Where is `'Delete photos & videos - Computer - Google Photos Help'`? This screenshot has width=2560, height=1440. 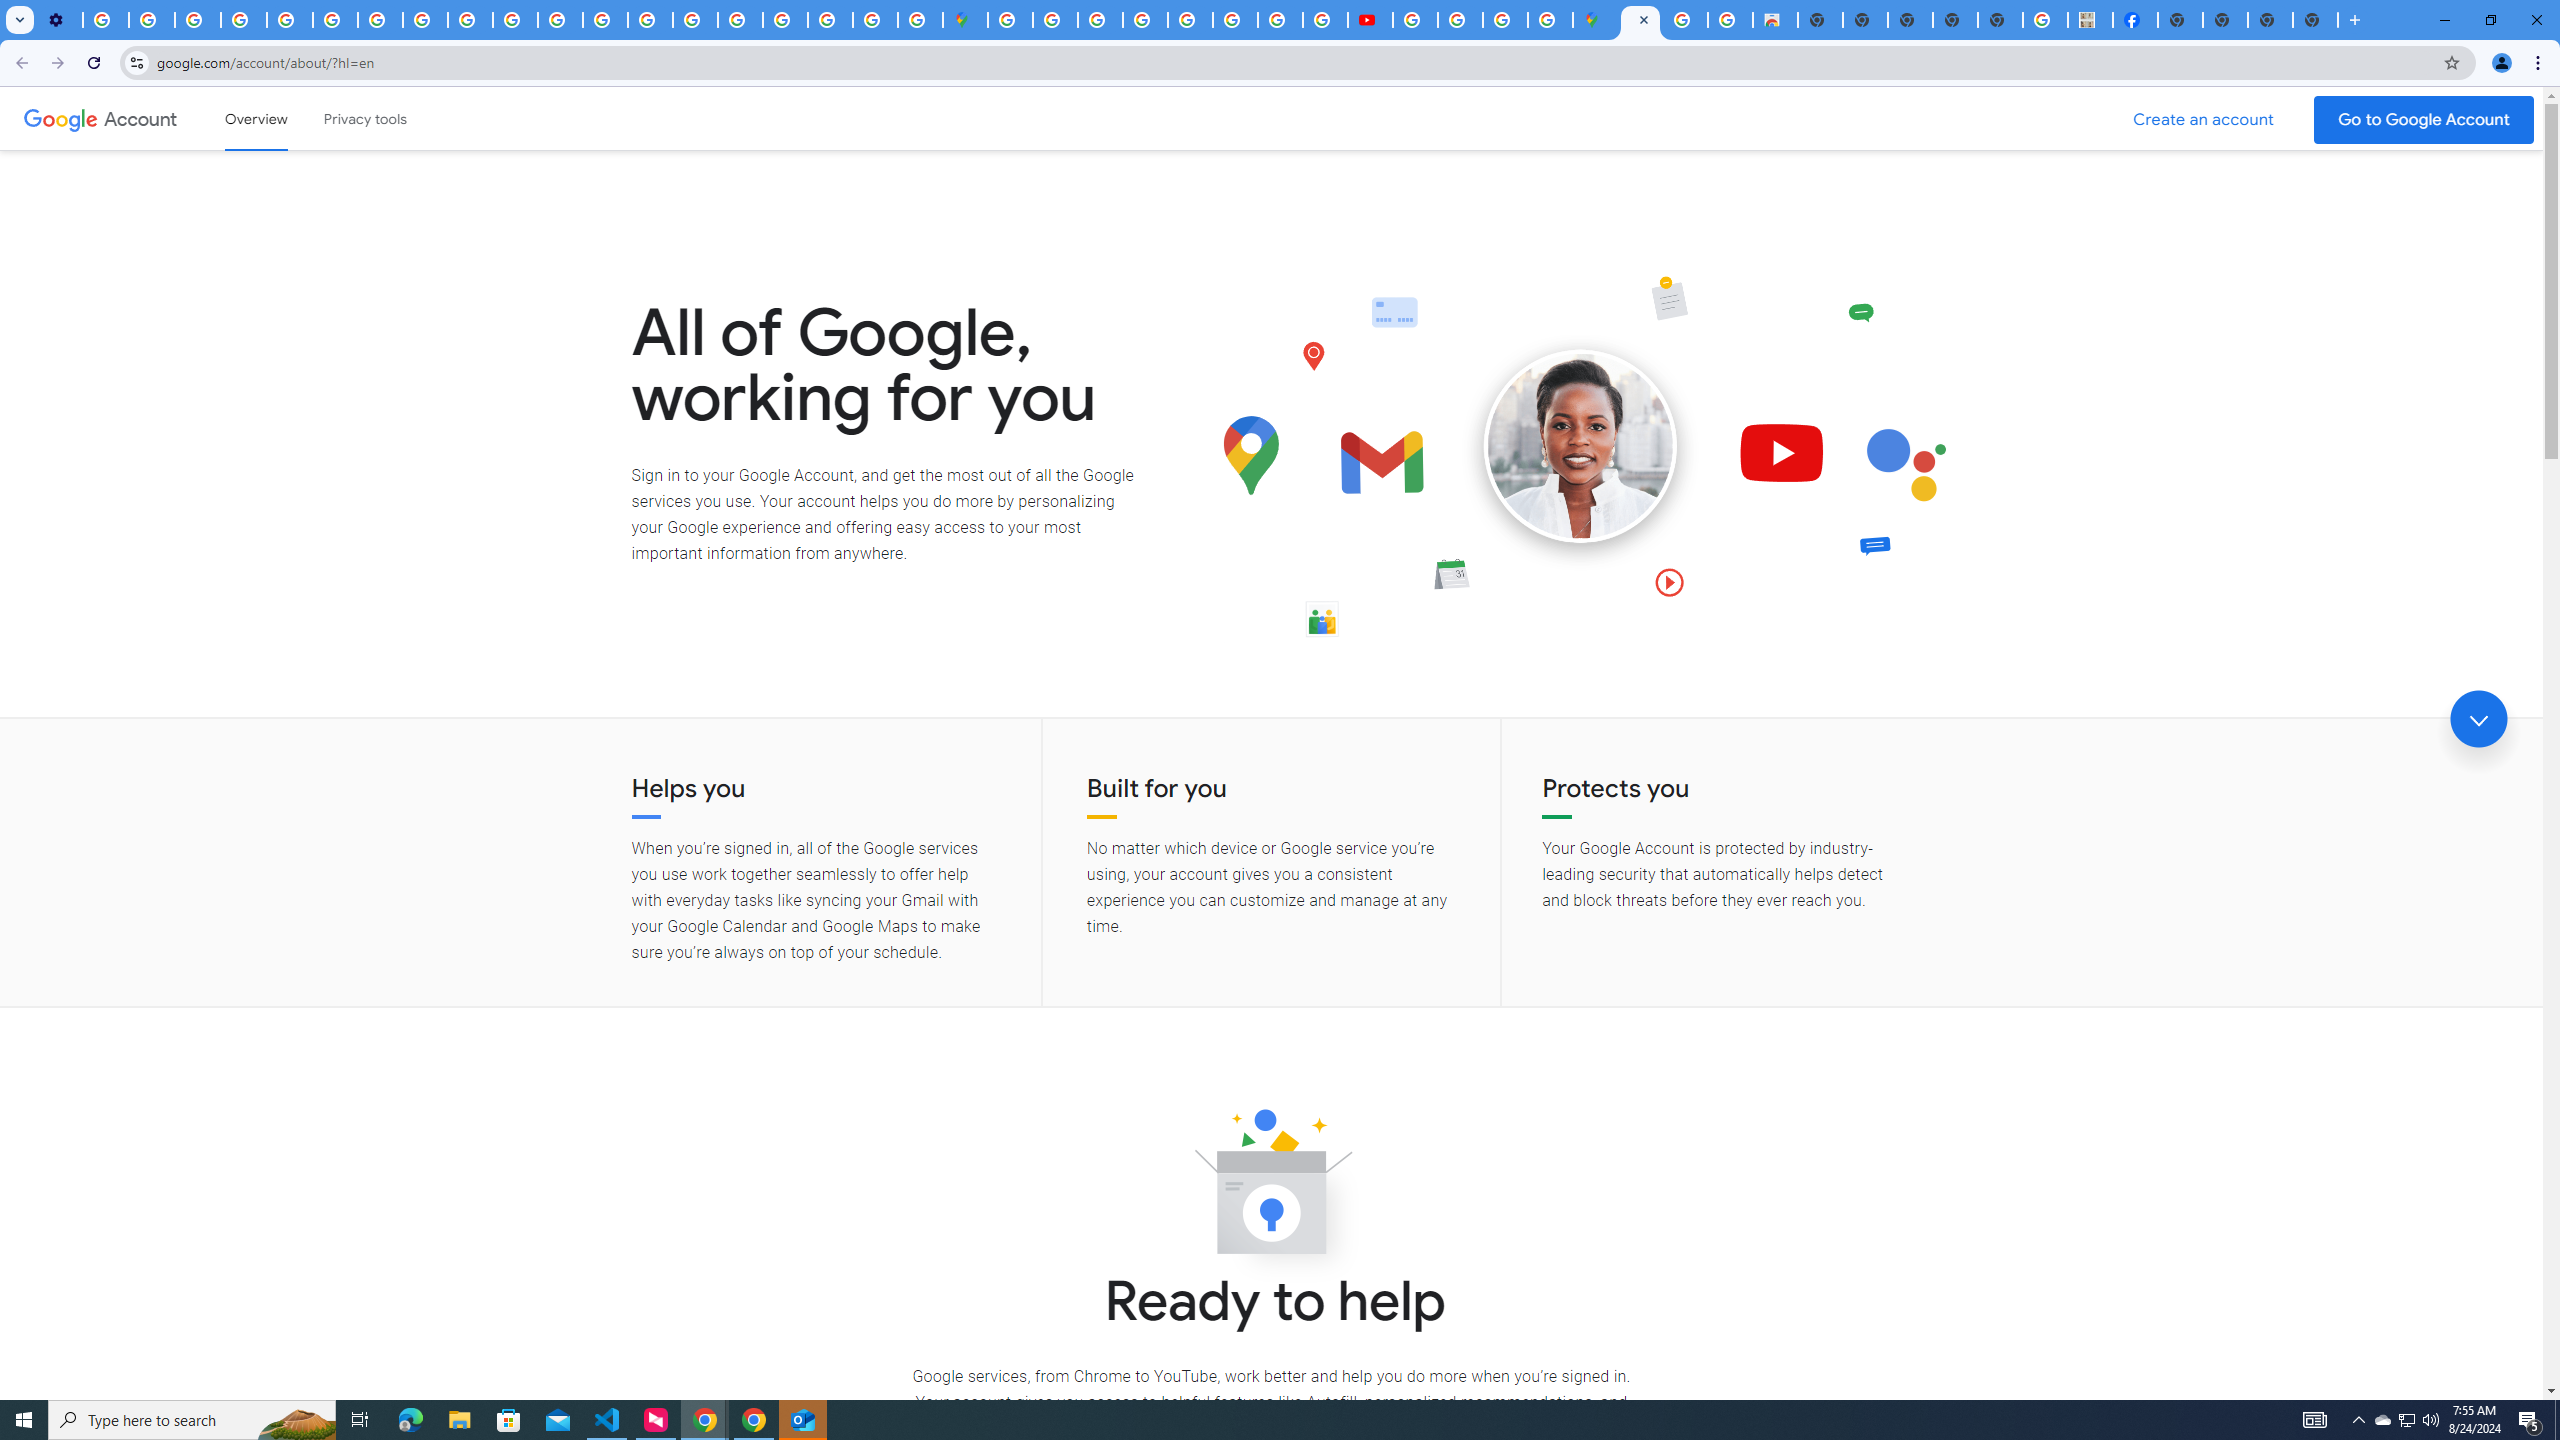 'Delete photos & videos - Computer - Google Photos Help' is located at coordinates (105, 19).